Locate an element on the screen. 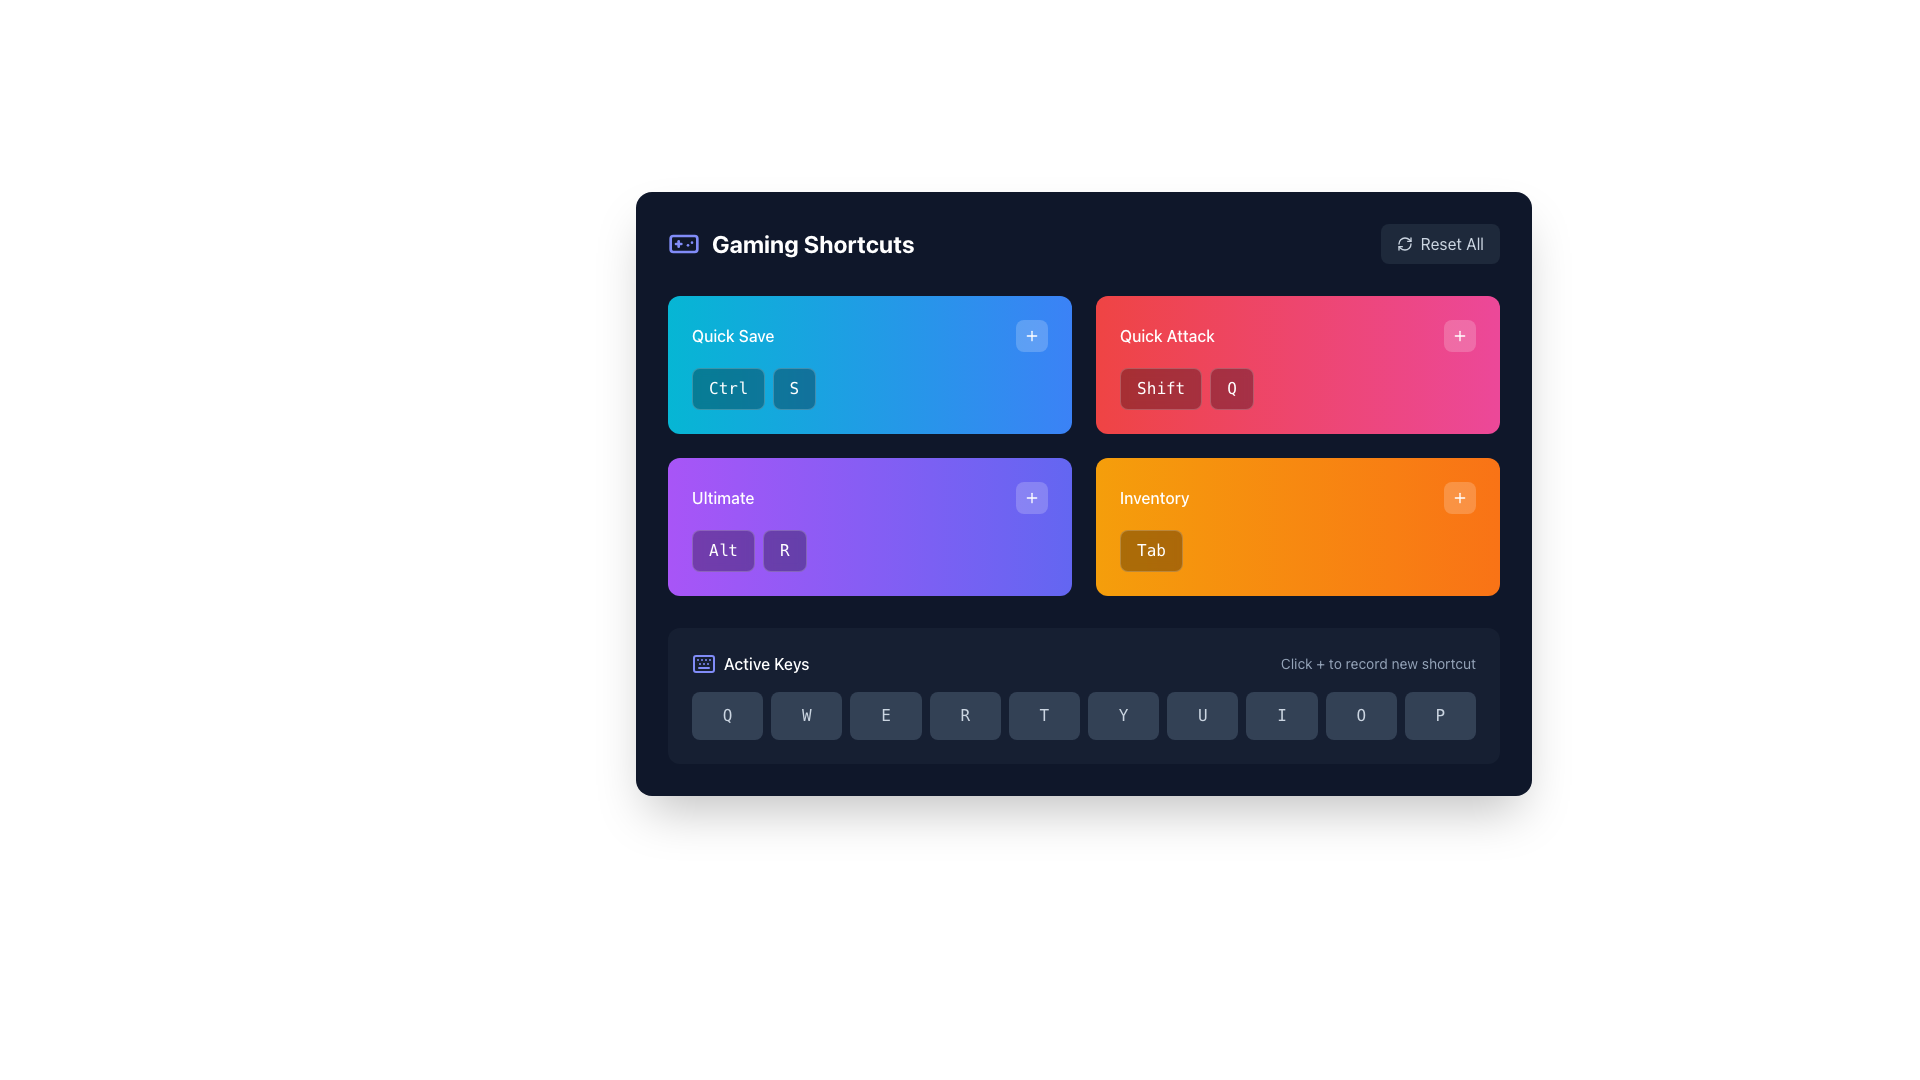 The width and height of the screenshot is (1920, 1080). the 'R' button located in the 'Ultimate' section of the interface, positioned to the right of the 'Alt' button is located at coordinates (783, 551).